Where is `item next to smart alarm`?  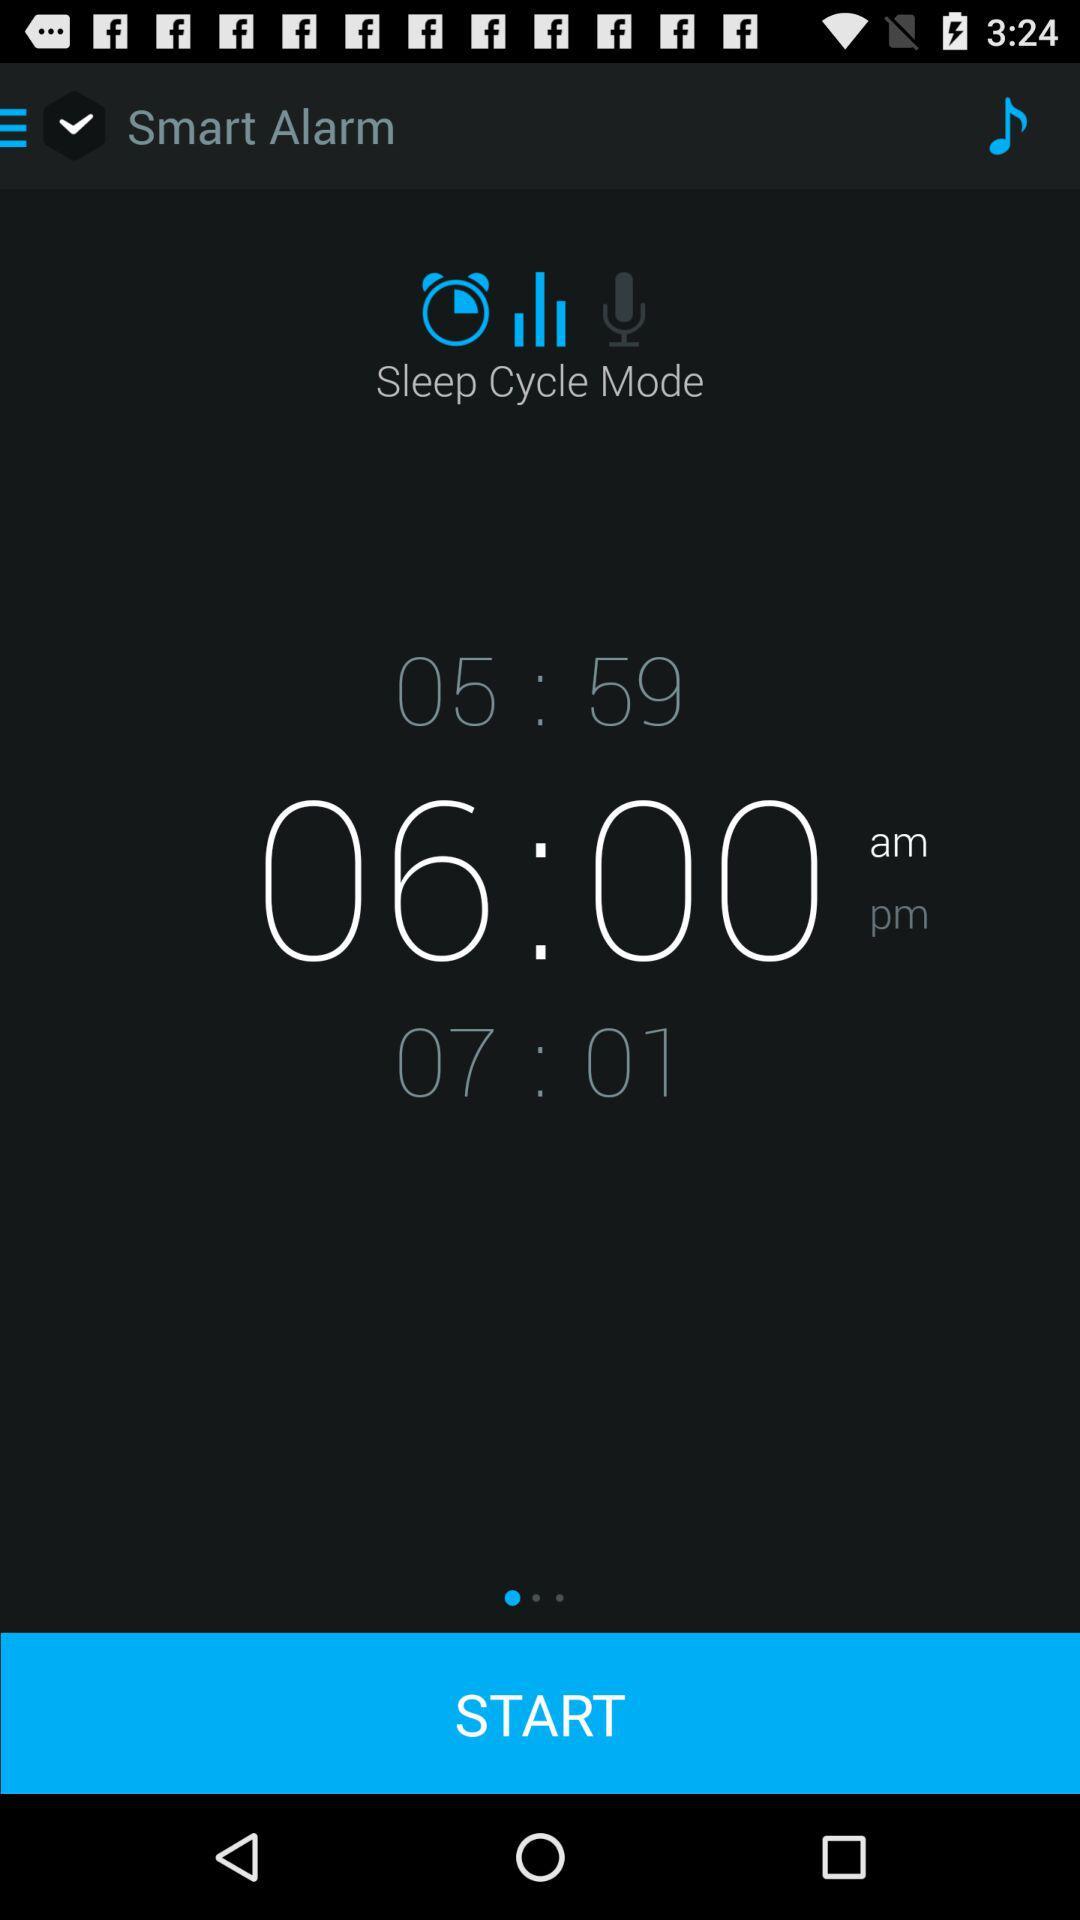 item next to smart alarm is located at coordinates (1006, 124).